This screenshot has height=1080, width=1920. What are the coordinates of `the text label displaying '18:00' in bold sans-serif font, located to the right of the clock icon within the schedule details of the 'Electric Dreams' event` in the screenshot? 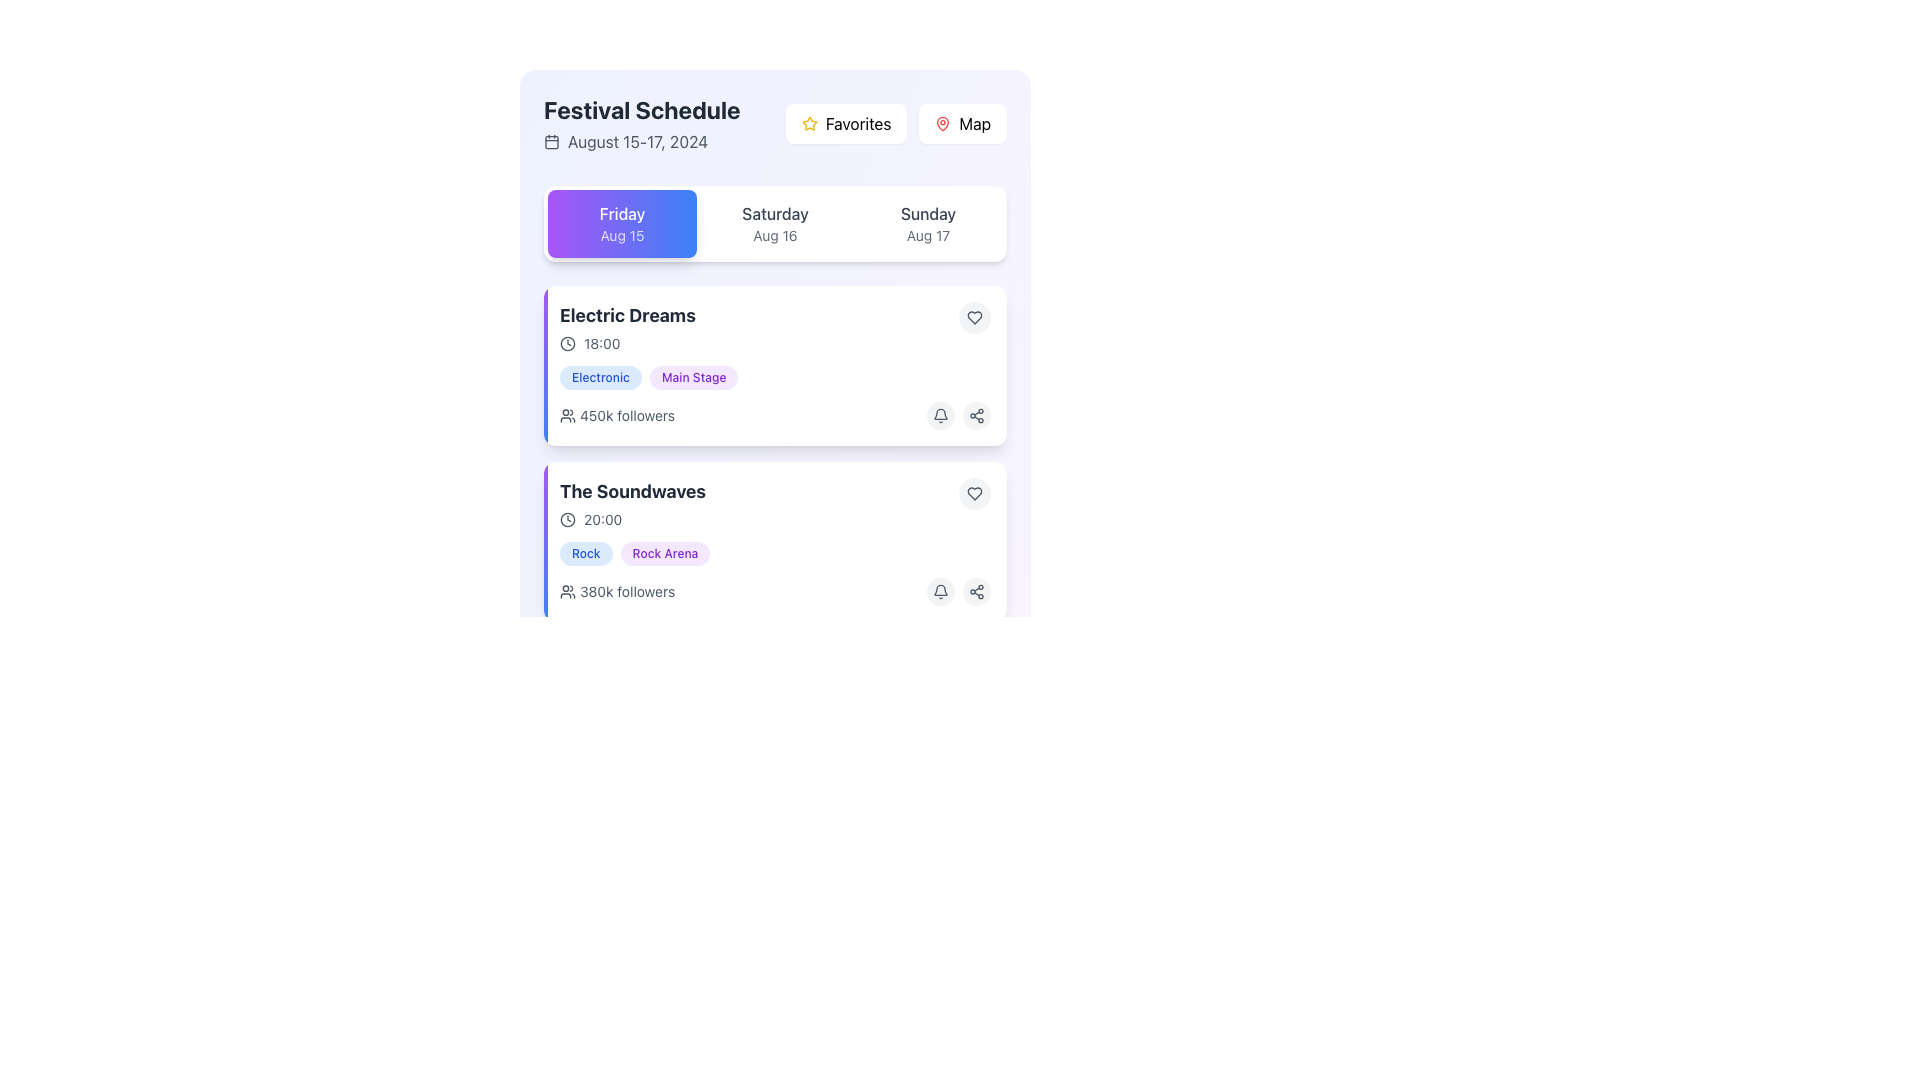 It's located at (601, 342).